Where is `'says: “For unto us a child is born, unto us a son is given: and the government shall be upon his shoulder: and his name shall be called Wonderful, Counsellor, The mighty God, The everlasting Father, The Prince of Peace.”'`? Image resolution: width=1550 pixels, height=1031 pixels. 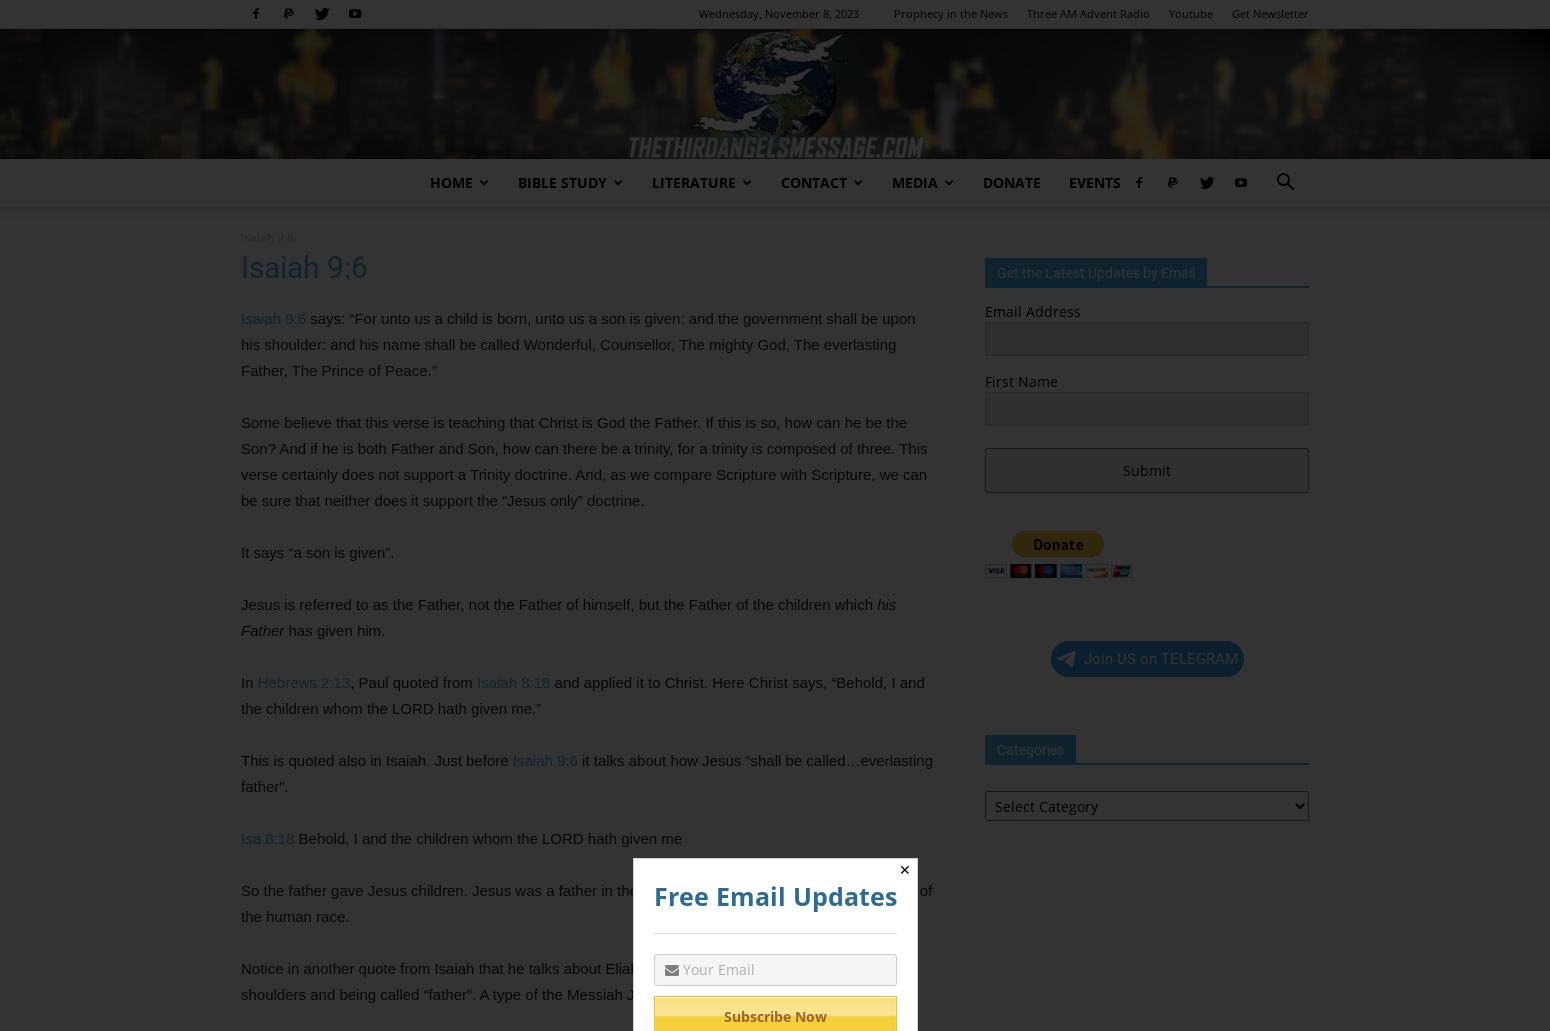
'says: “For unto us a child is born, unto us a son is given: and the government shall be upon his shoulder: and his name shall be called Wonderful, Counsellor, The mighty God, The everlasting Father, The Prince of Peace.”' is located at coordinates (241, 343).